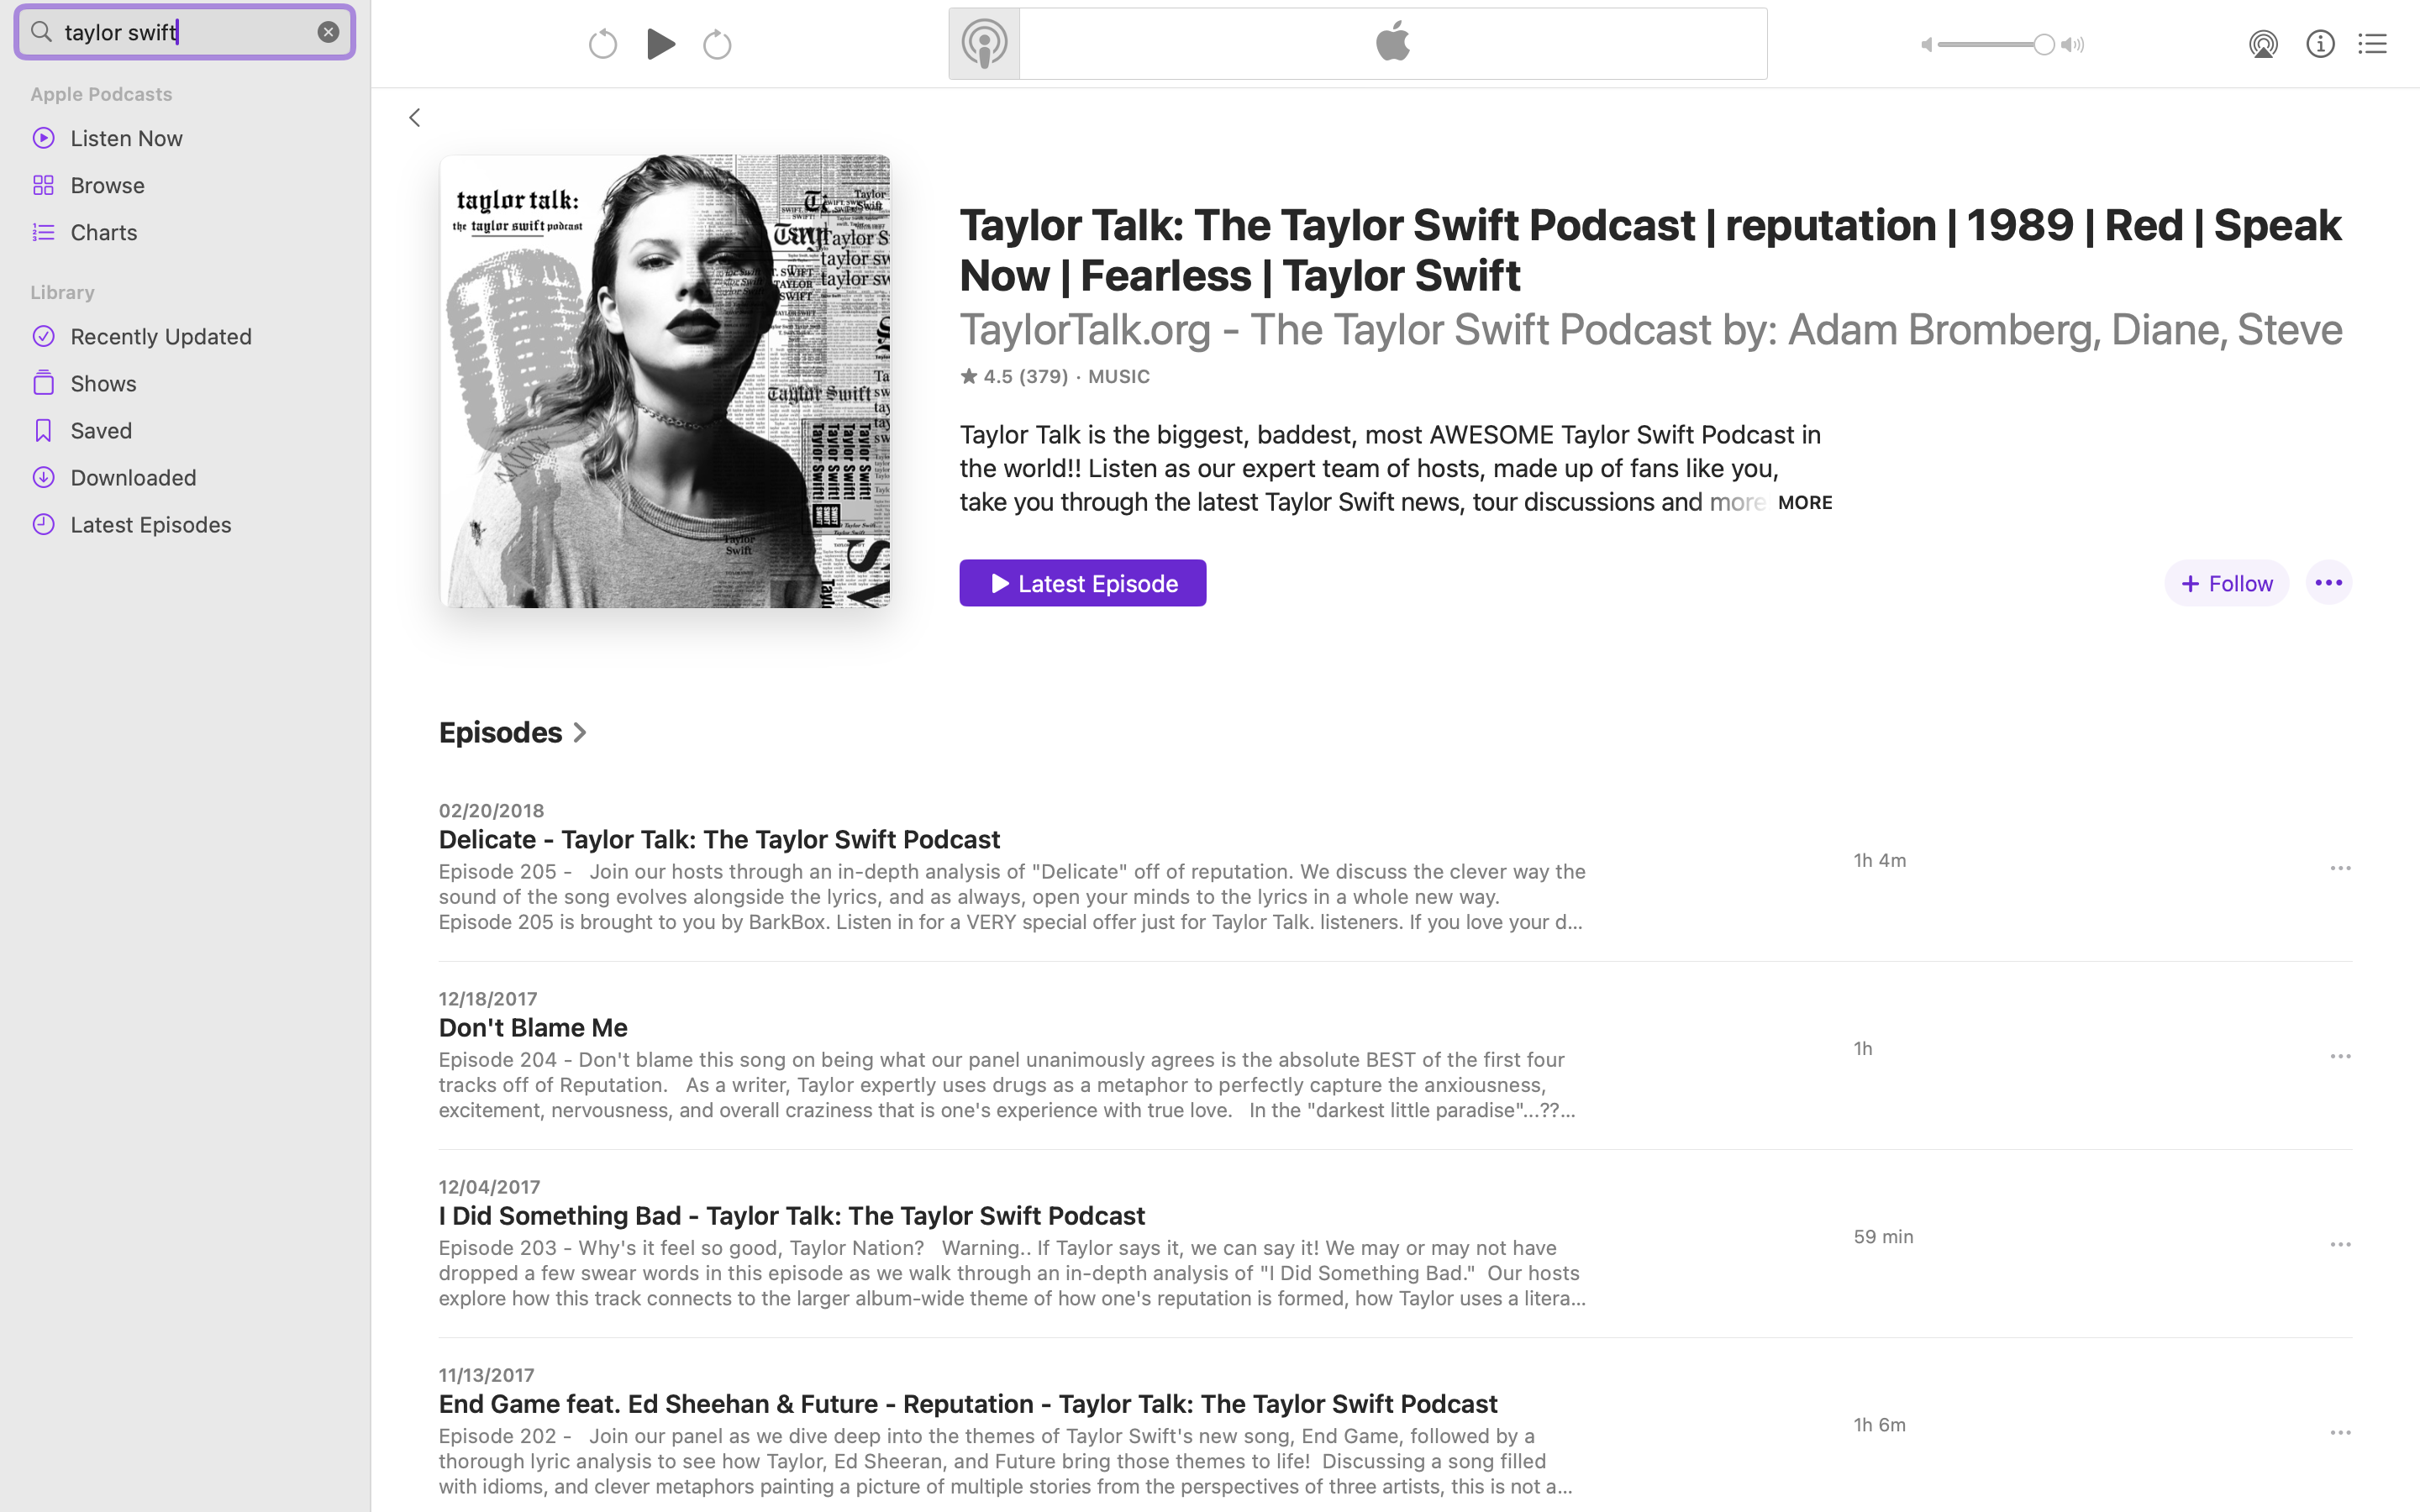 This screenshot has height=1512, width=2420. Describe the element at coordinates (1996, 44) in the screenshot. I see `'1.0'` at that location.